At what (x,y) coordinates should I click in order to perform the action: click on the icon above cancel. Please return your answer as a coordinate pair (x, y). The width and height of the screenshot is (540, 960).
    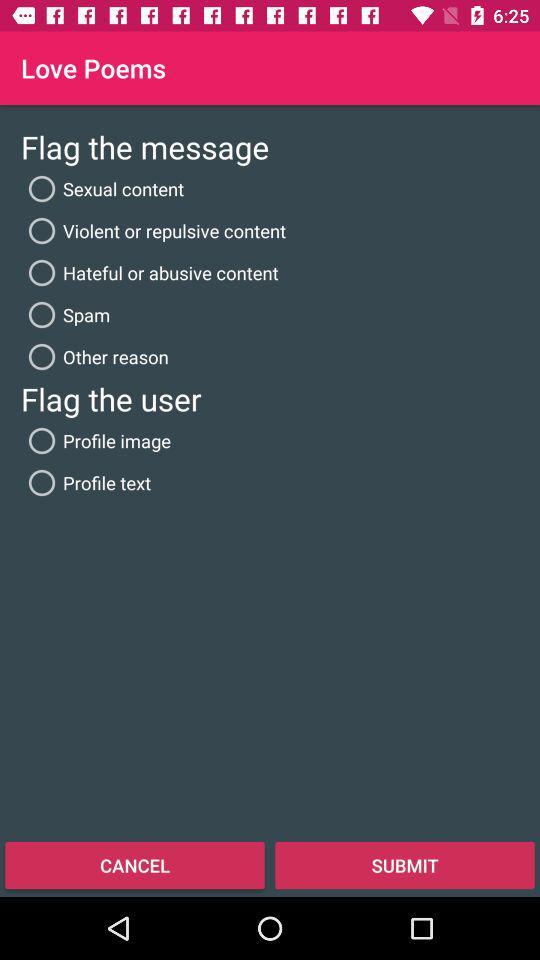
    Looking at the image, I should click on (85, 481).